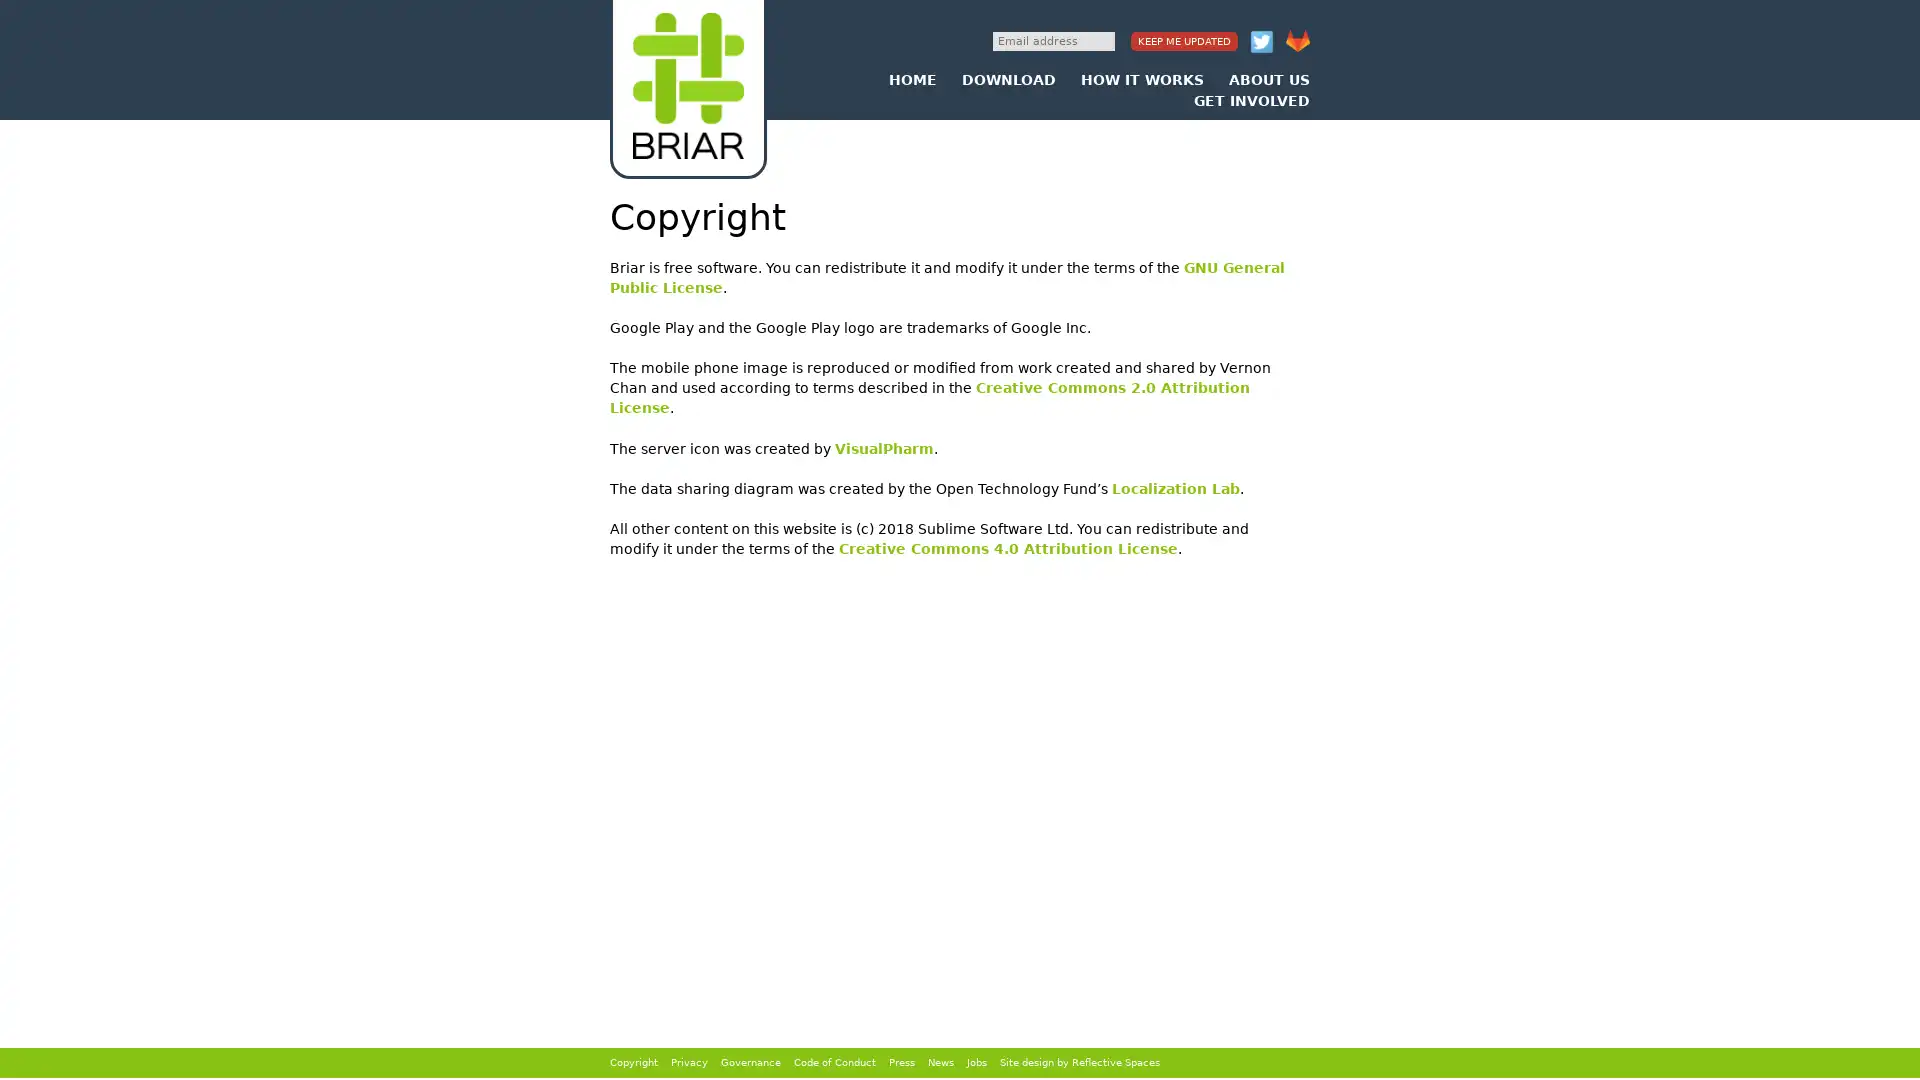 Image resolution: width=1920 pixels, height=1080 pixels. Describe the element at coordinates (1184, 41) in the screenshot. I see `KEEP ME UPDATED` at that location.